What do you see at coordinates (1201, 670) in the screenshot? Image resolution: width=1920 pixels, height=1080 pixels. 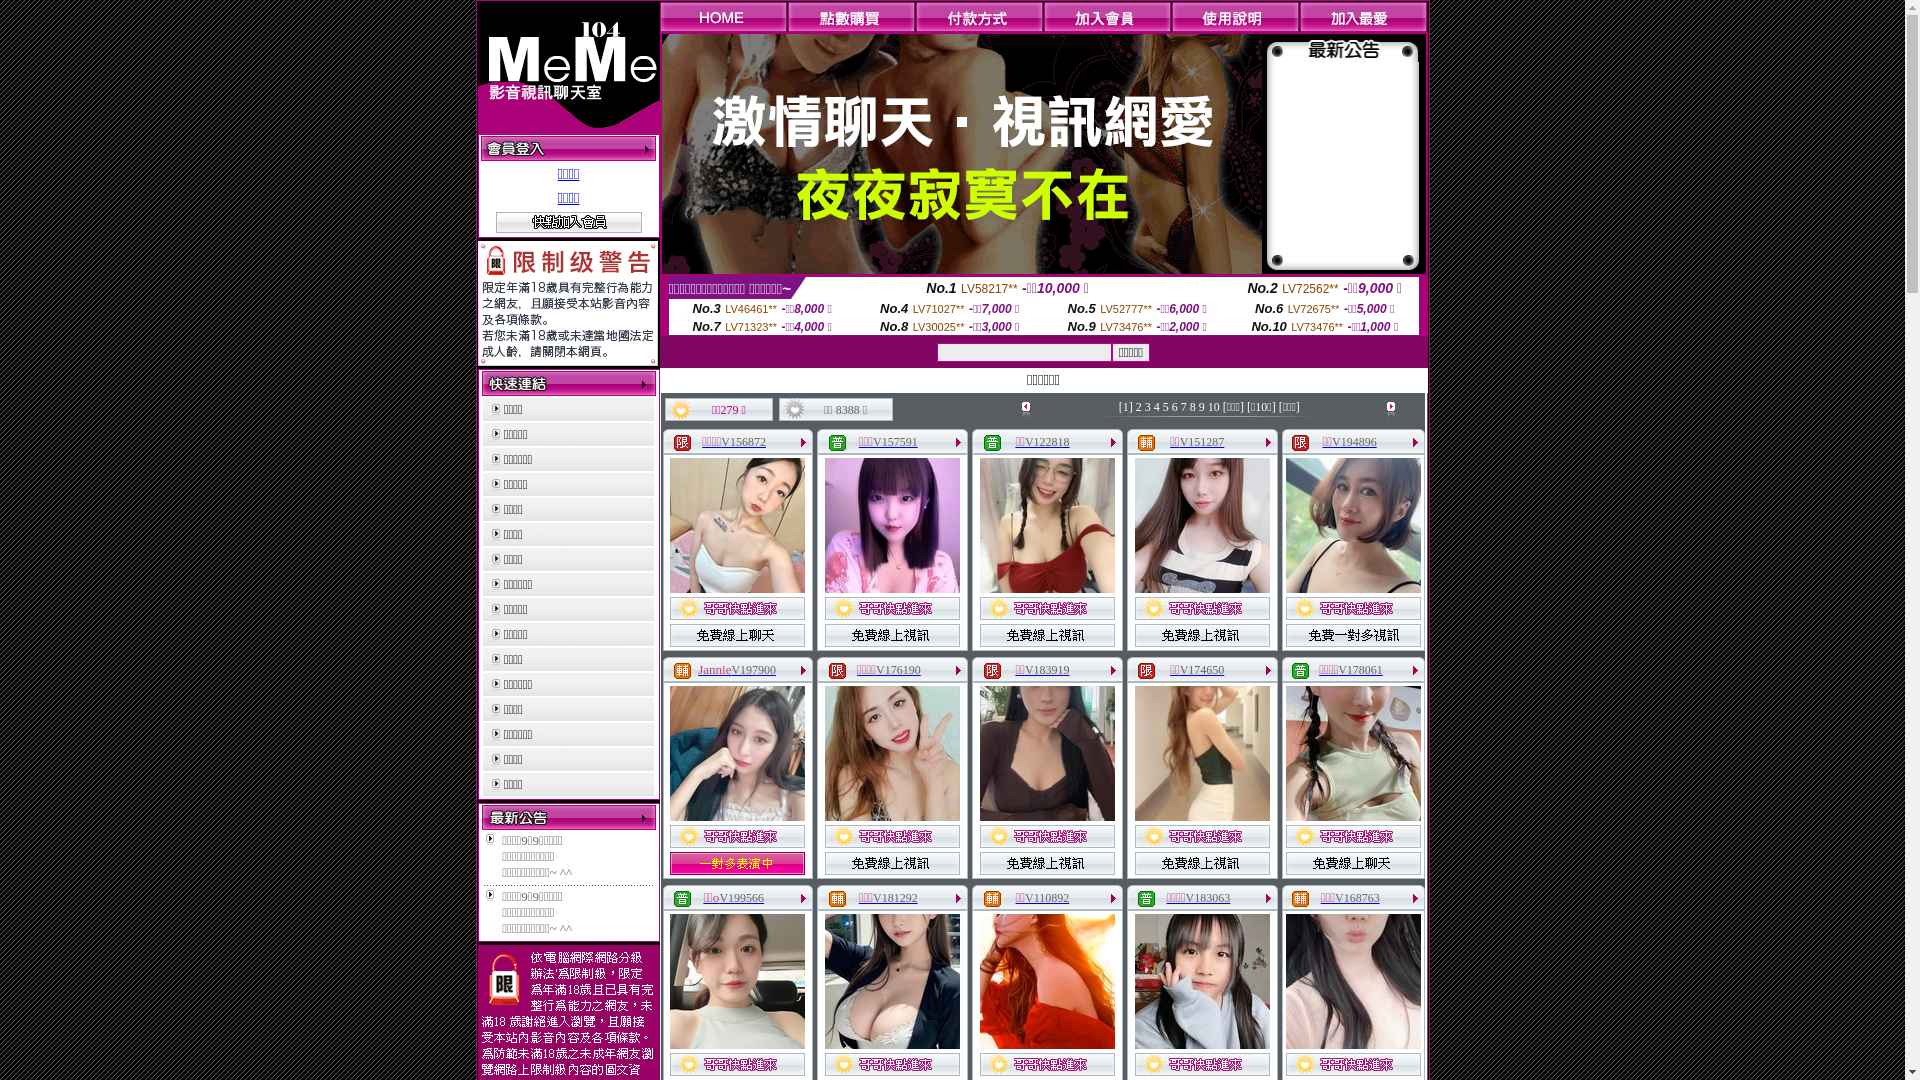 I see `'V174650'` at bounding box center [1201, 670].